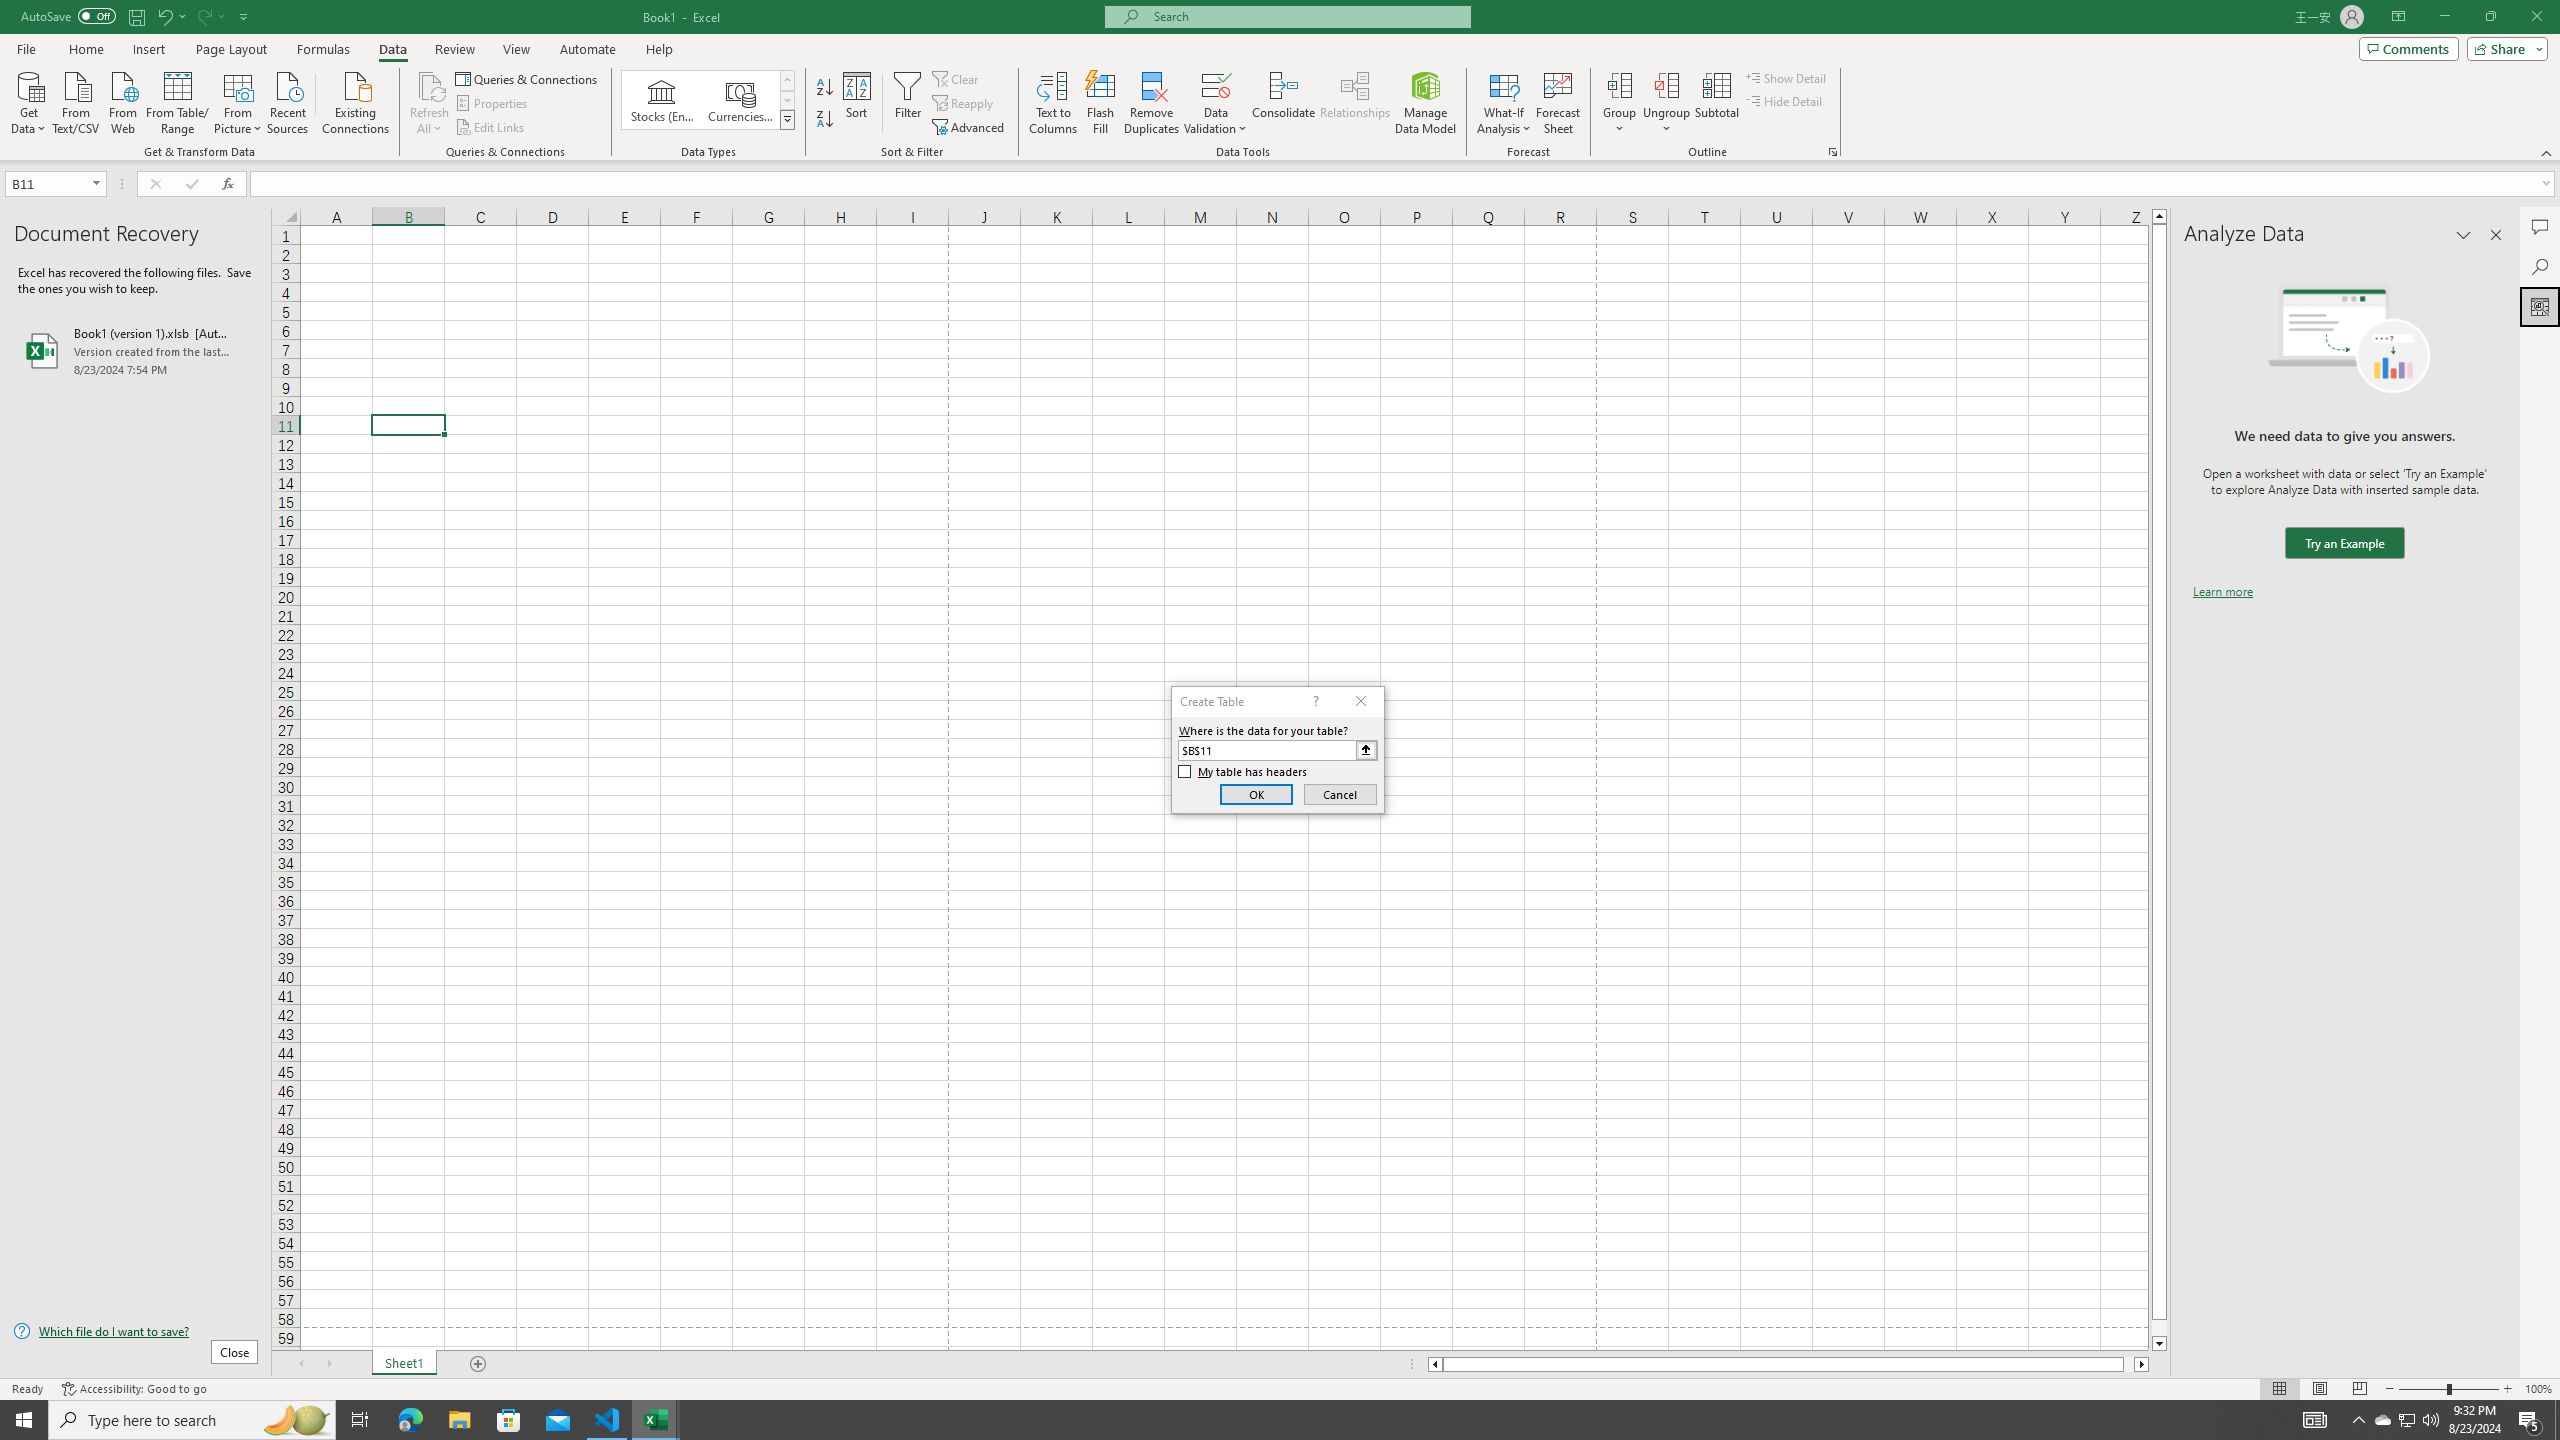 The width and height of the screenshot is (2560, 1440). What do you see at coordinates (906, 103) in the screenshot?
I see `'Filter'` at bounding box center [906, 103].